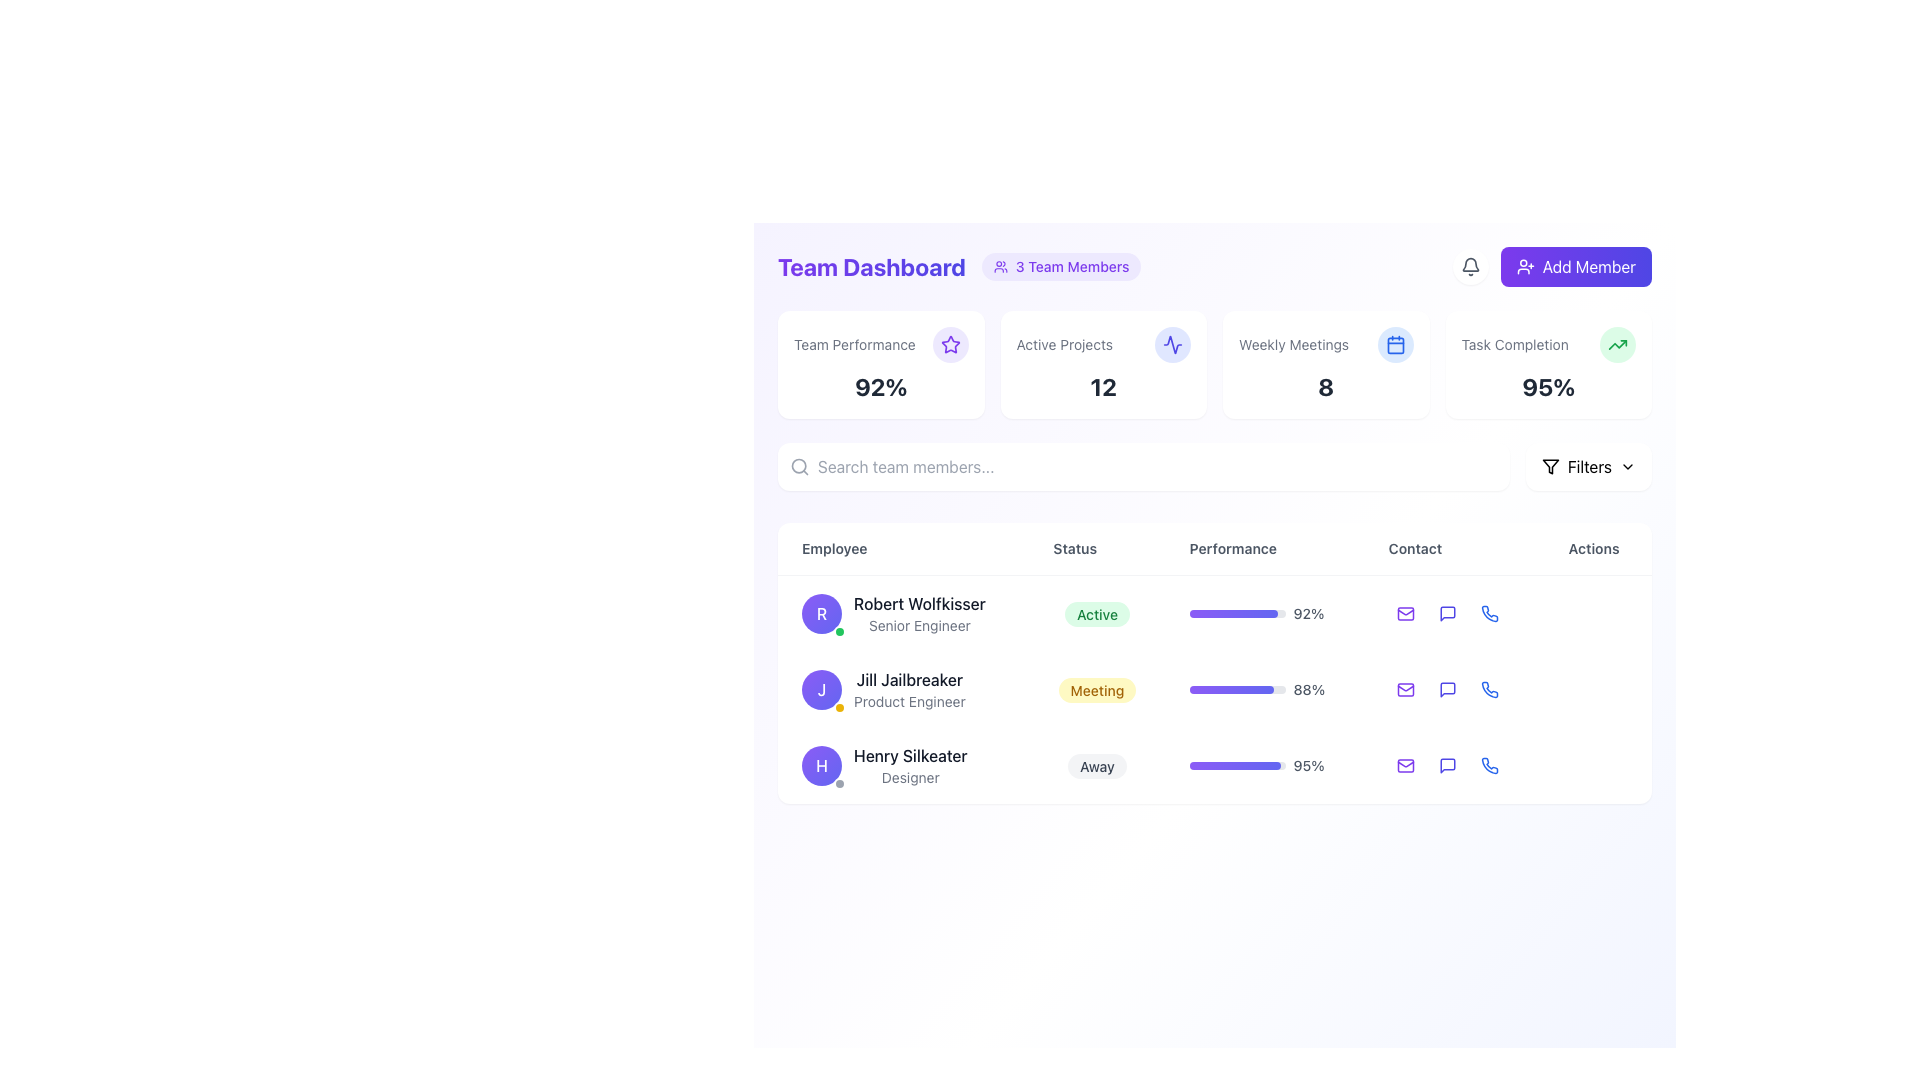 This screenshot has height=1080, width=1920. What do you see at coordinates (1489, 765) in the screenshot?
I see `the phone call icon button located in the 'Contact' column of the last row for employee 'Henry Silkeater, Designer'` at bounding box center [1489, 765].